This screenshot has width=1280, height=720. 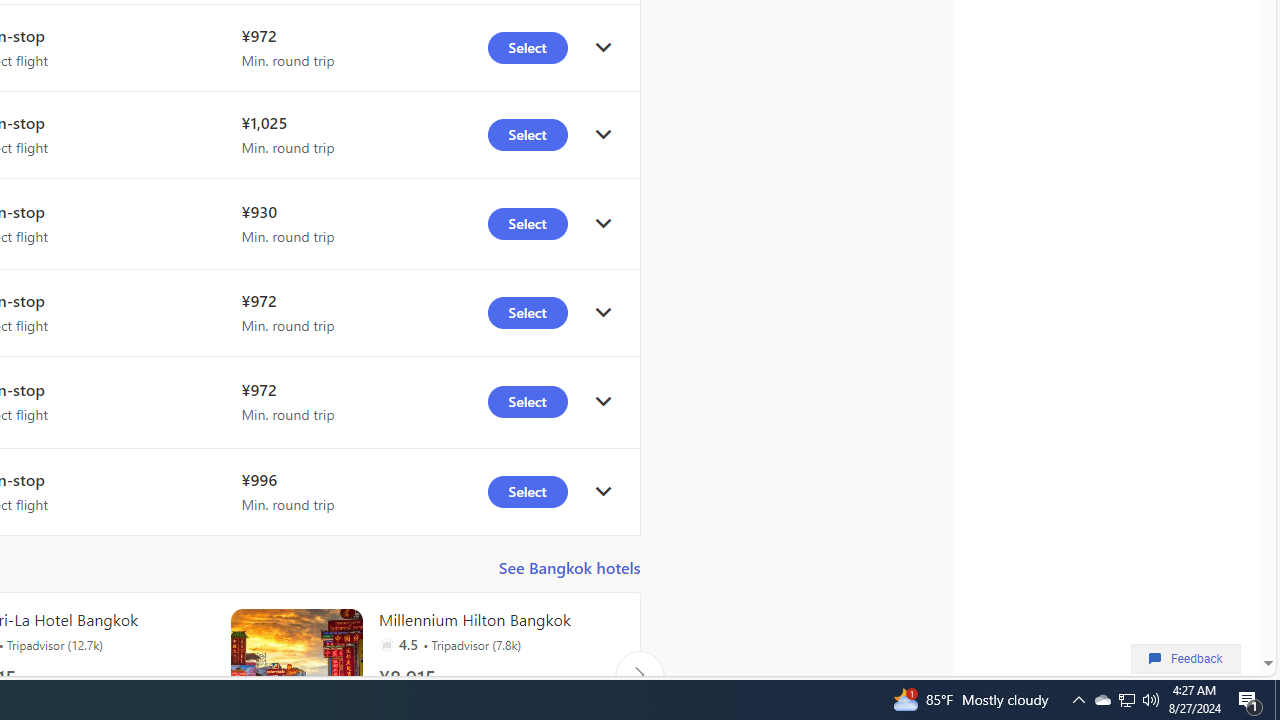 What do you see at coordinates (638, 674) in the screenshot?
I see `'Click to scroll right'` at bounding box center [638, 674].